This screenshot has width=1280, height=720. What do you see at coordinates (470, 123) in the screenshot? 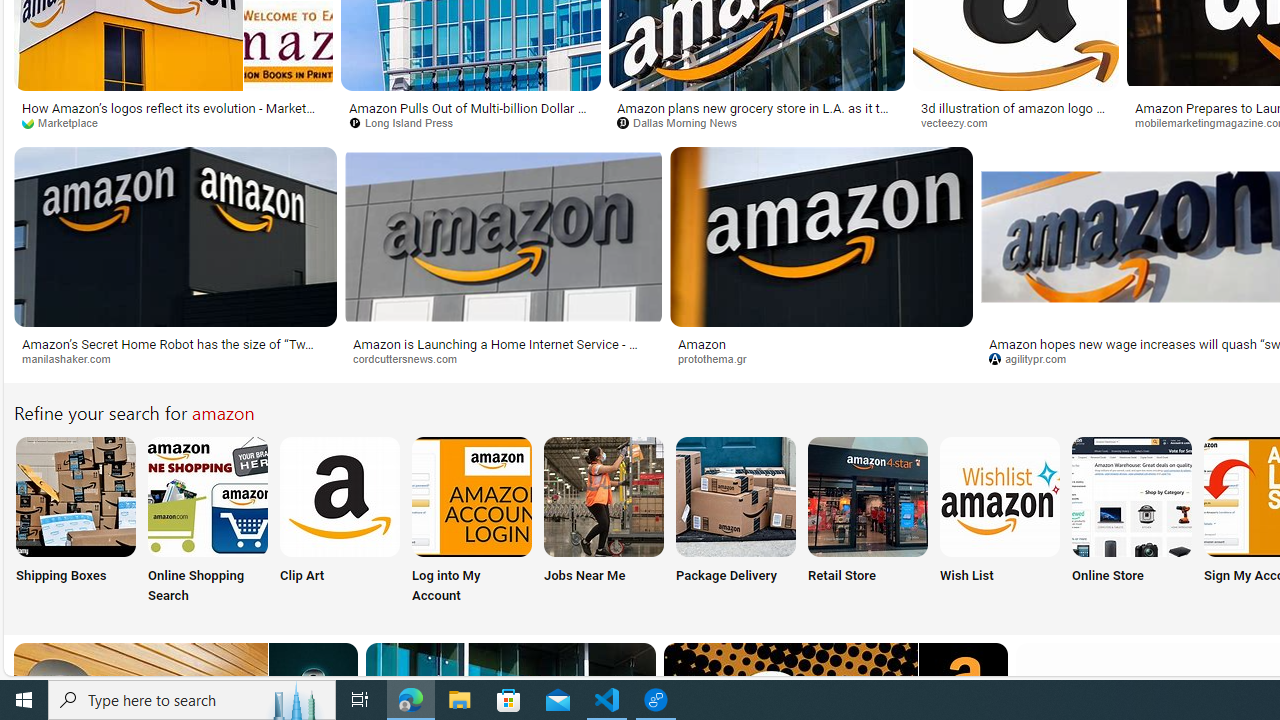
I see `'Long Island Press'` at bounding box center [470, 123].